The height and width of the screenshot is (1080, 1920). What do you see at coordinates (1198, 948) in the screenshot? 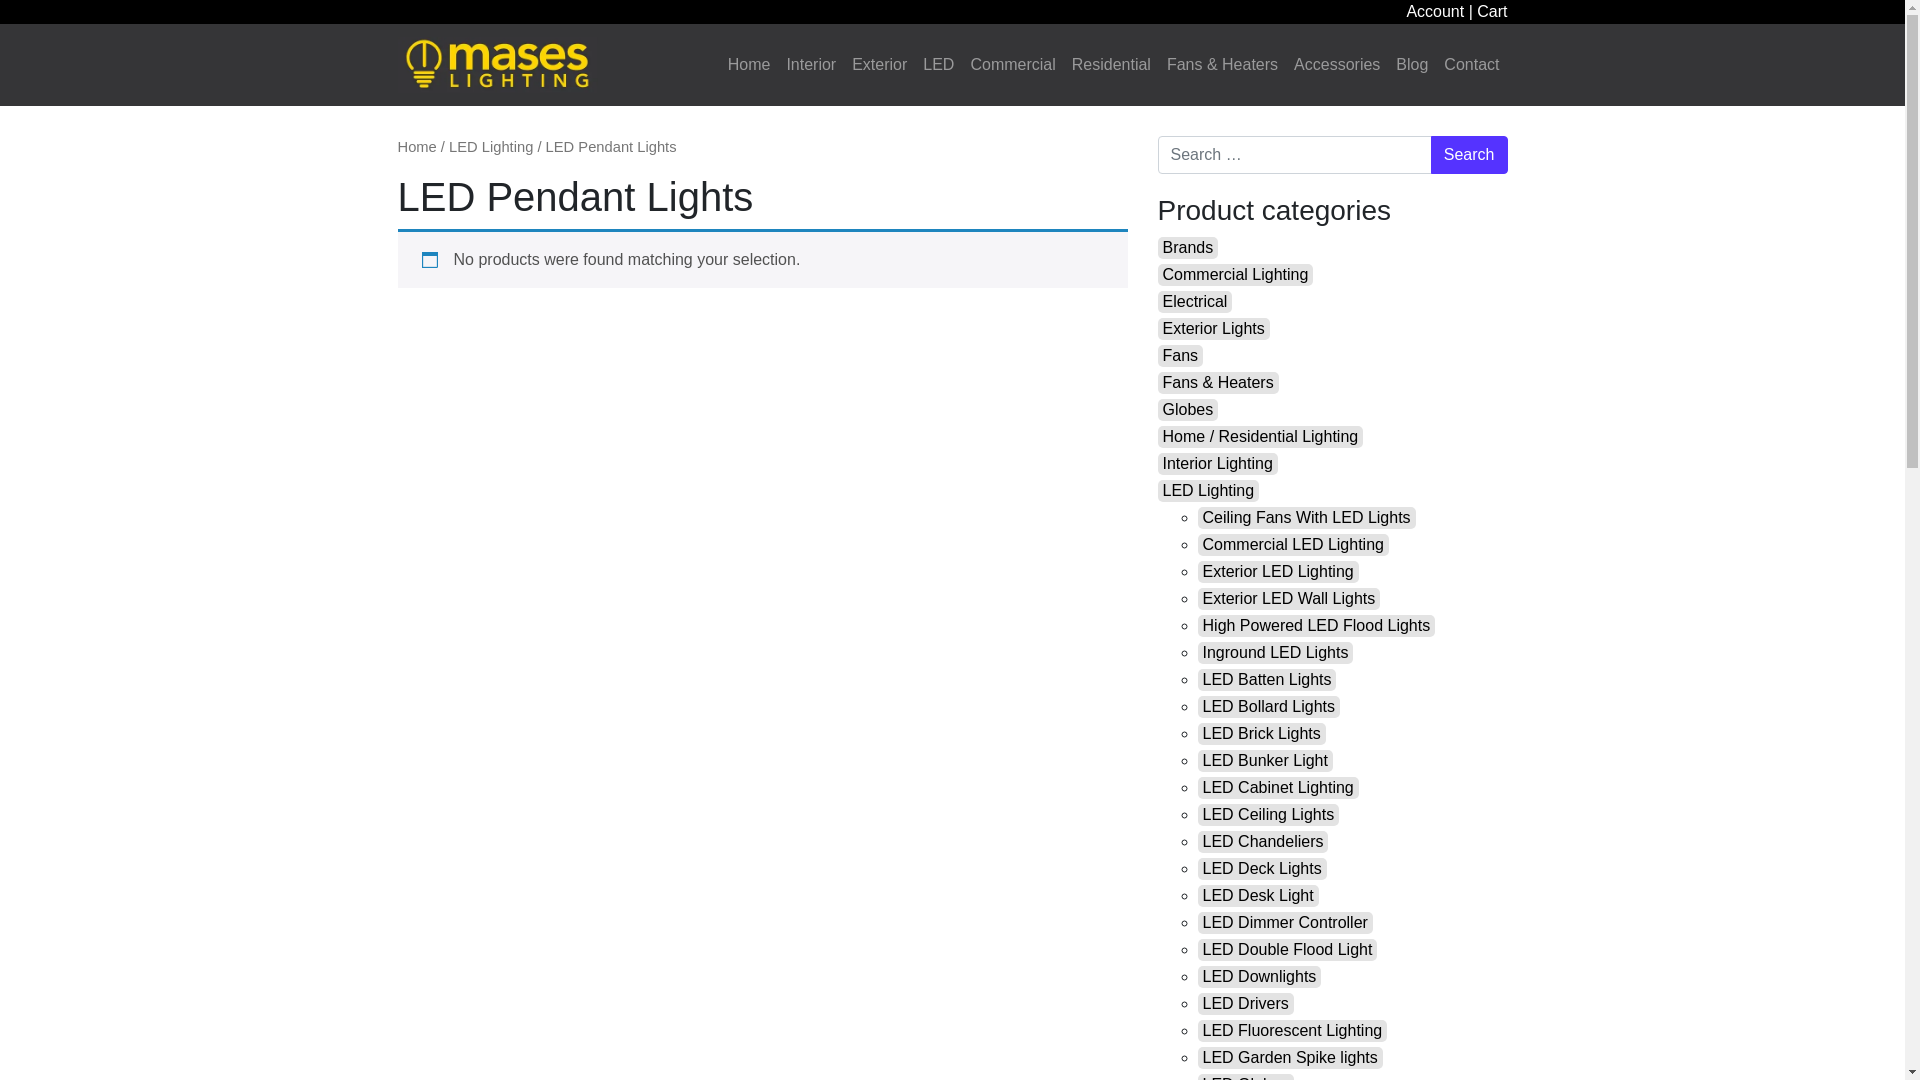
I see `'LED Double Flood Light'` at bounding box center [1198, 948].